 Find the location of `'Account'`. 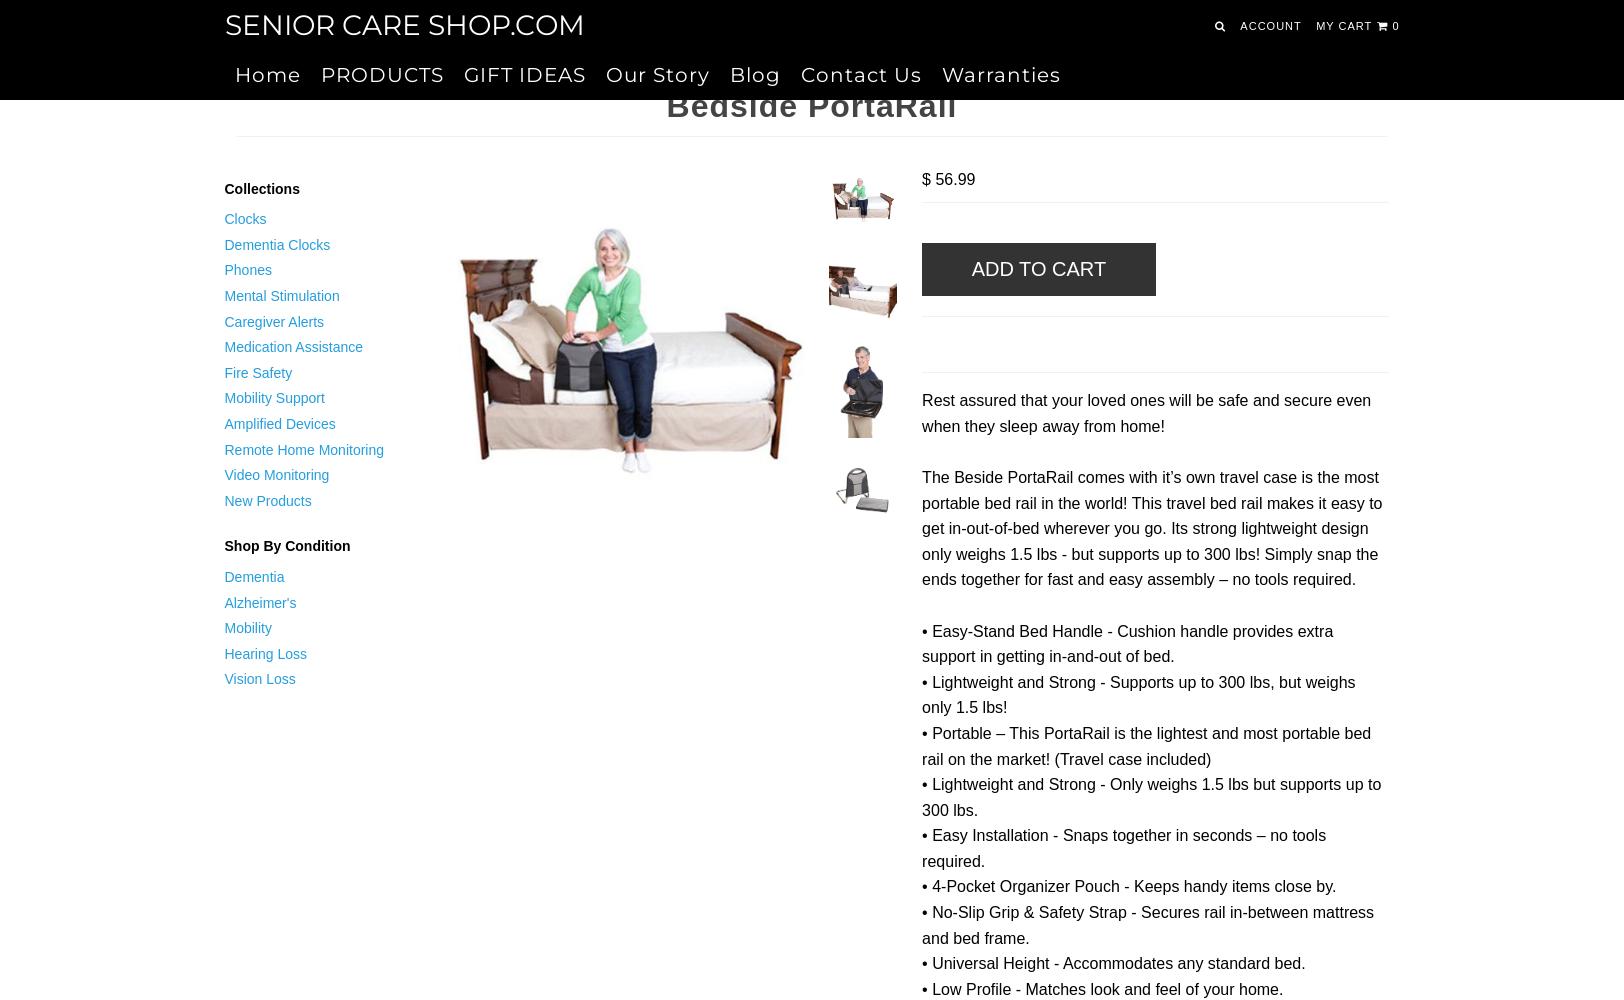

'Account' is located at coordinates (1239, 26).